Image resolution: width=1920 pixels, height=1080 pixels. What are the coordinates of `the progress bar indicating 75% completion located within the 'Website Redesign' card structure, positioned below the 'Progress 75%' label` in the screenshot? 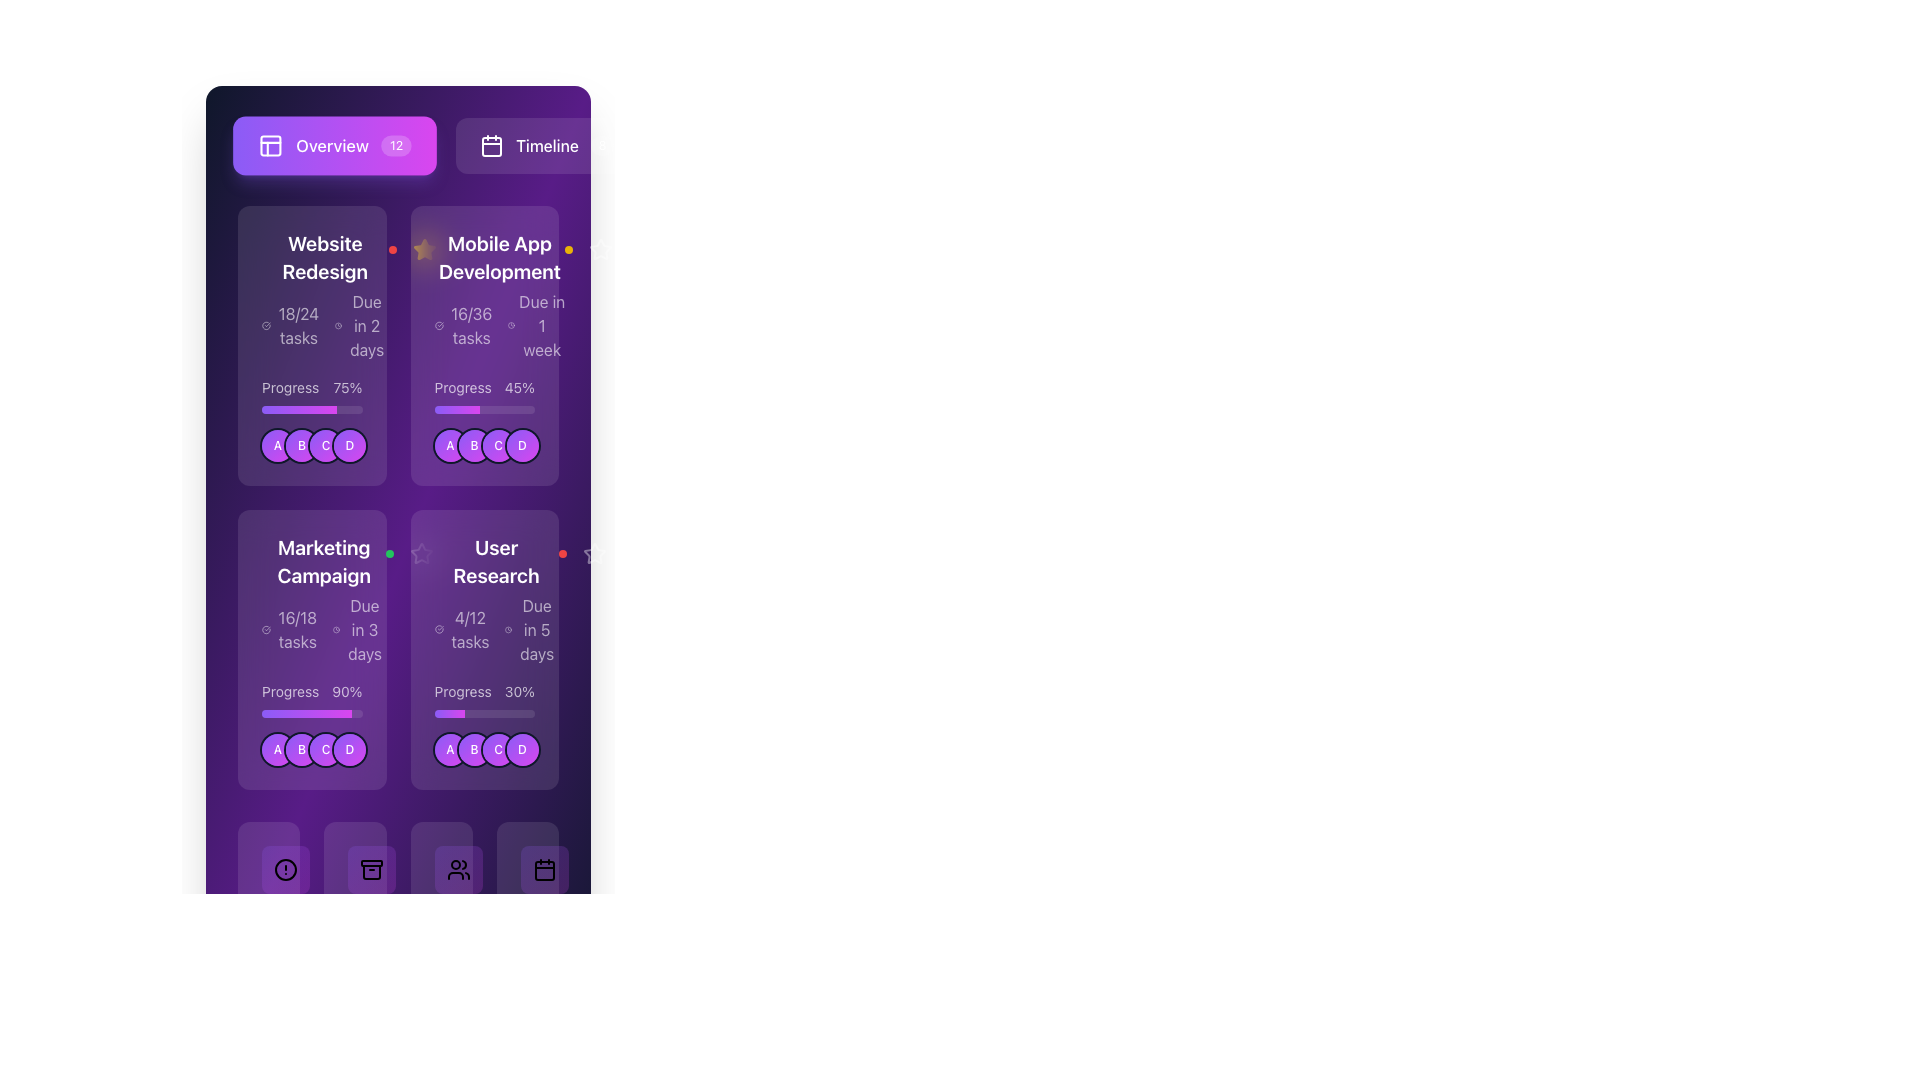 It's located at (311, 408).